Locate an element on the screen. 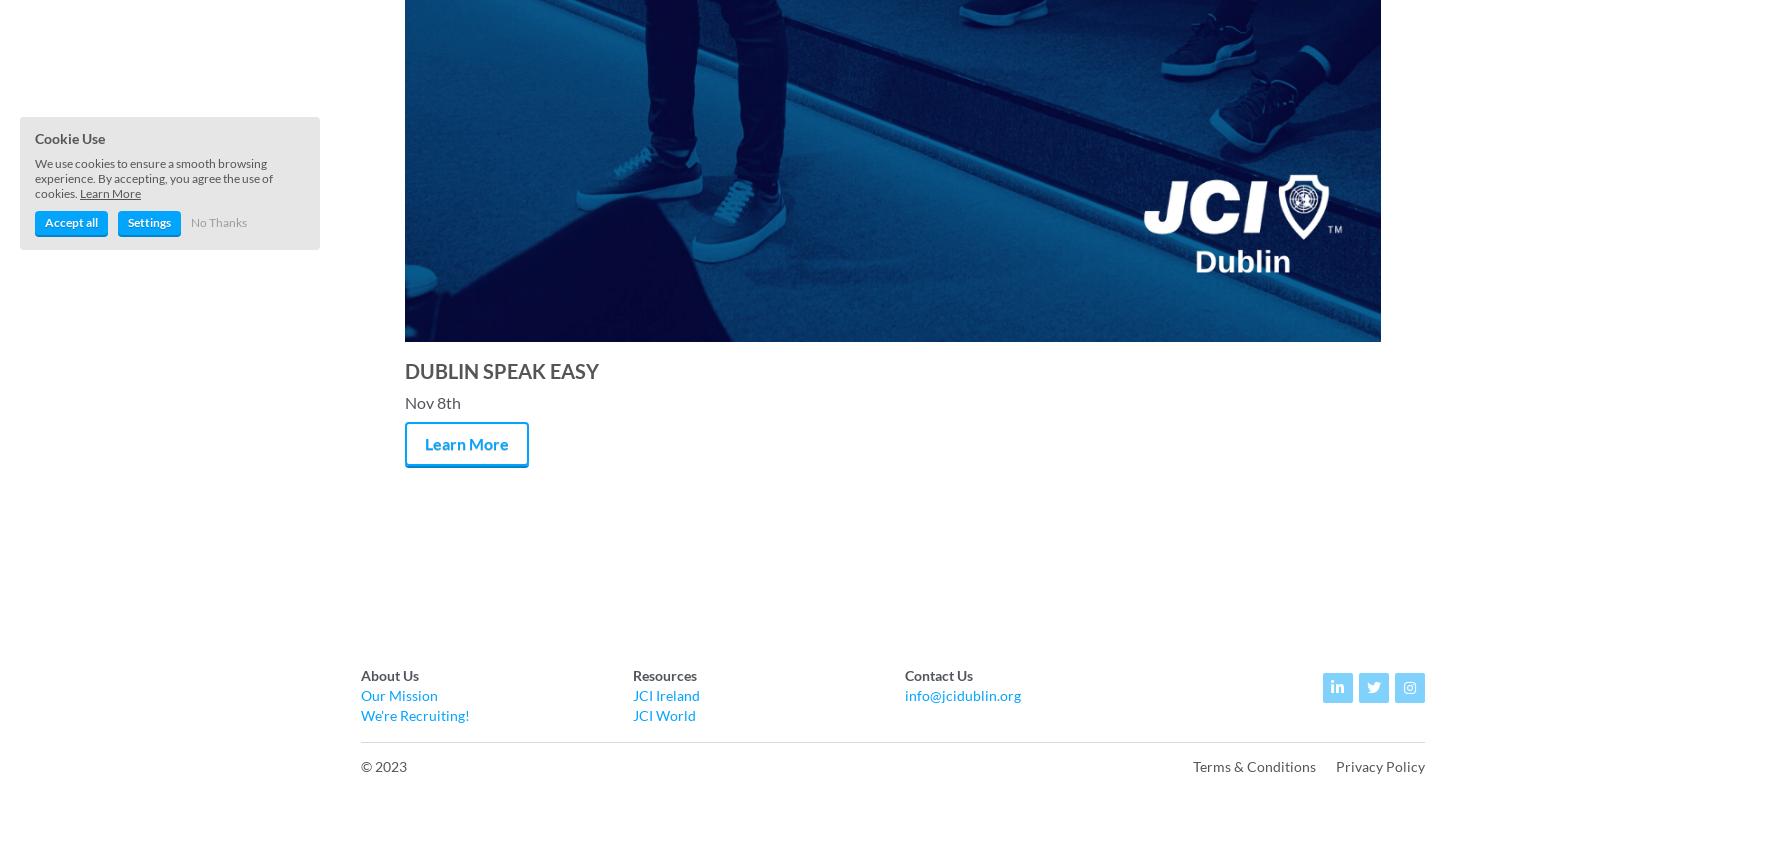 The width and height of the screenshot is (1785, 865). 'Nov 8th' is located at coordinates (430, 401).